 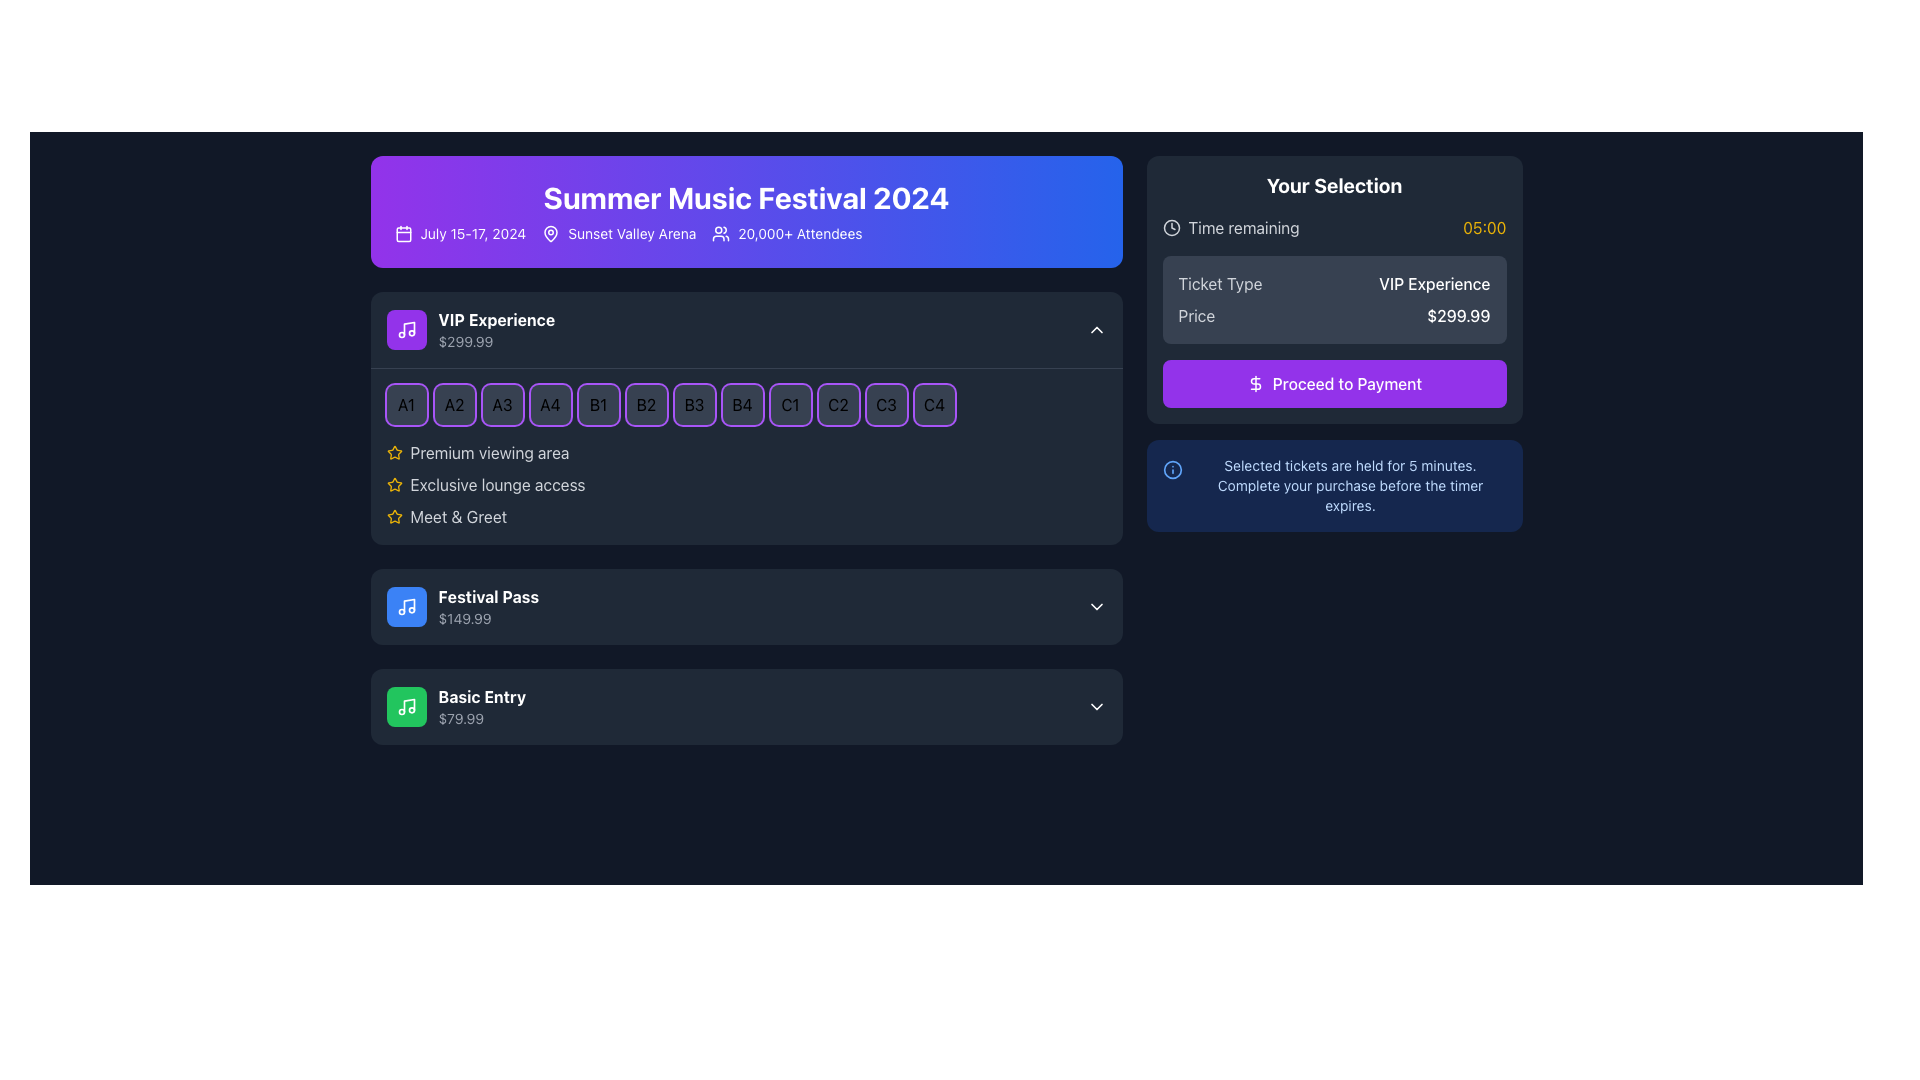 I want to click on the header that introduces the section displaying the user's current selection information, located at the top of the 'Your Selection' section on the right side of the interface, so click(x=1334, y=185).